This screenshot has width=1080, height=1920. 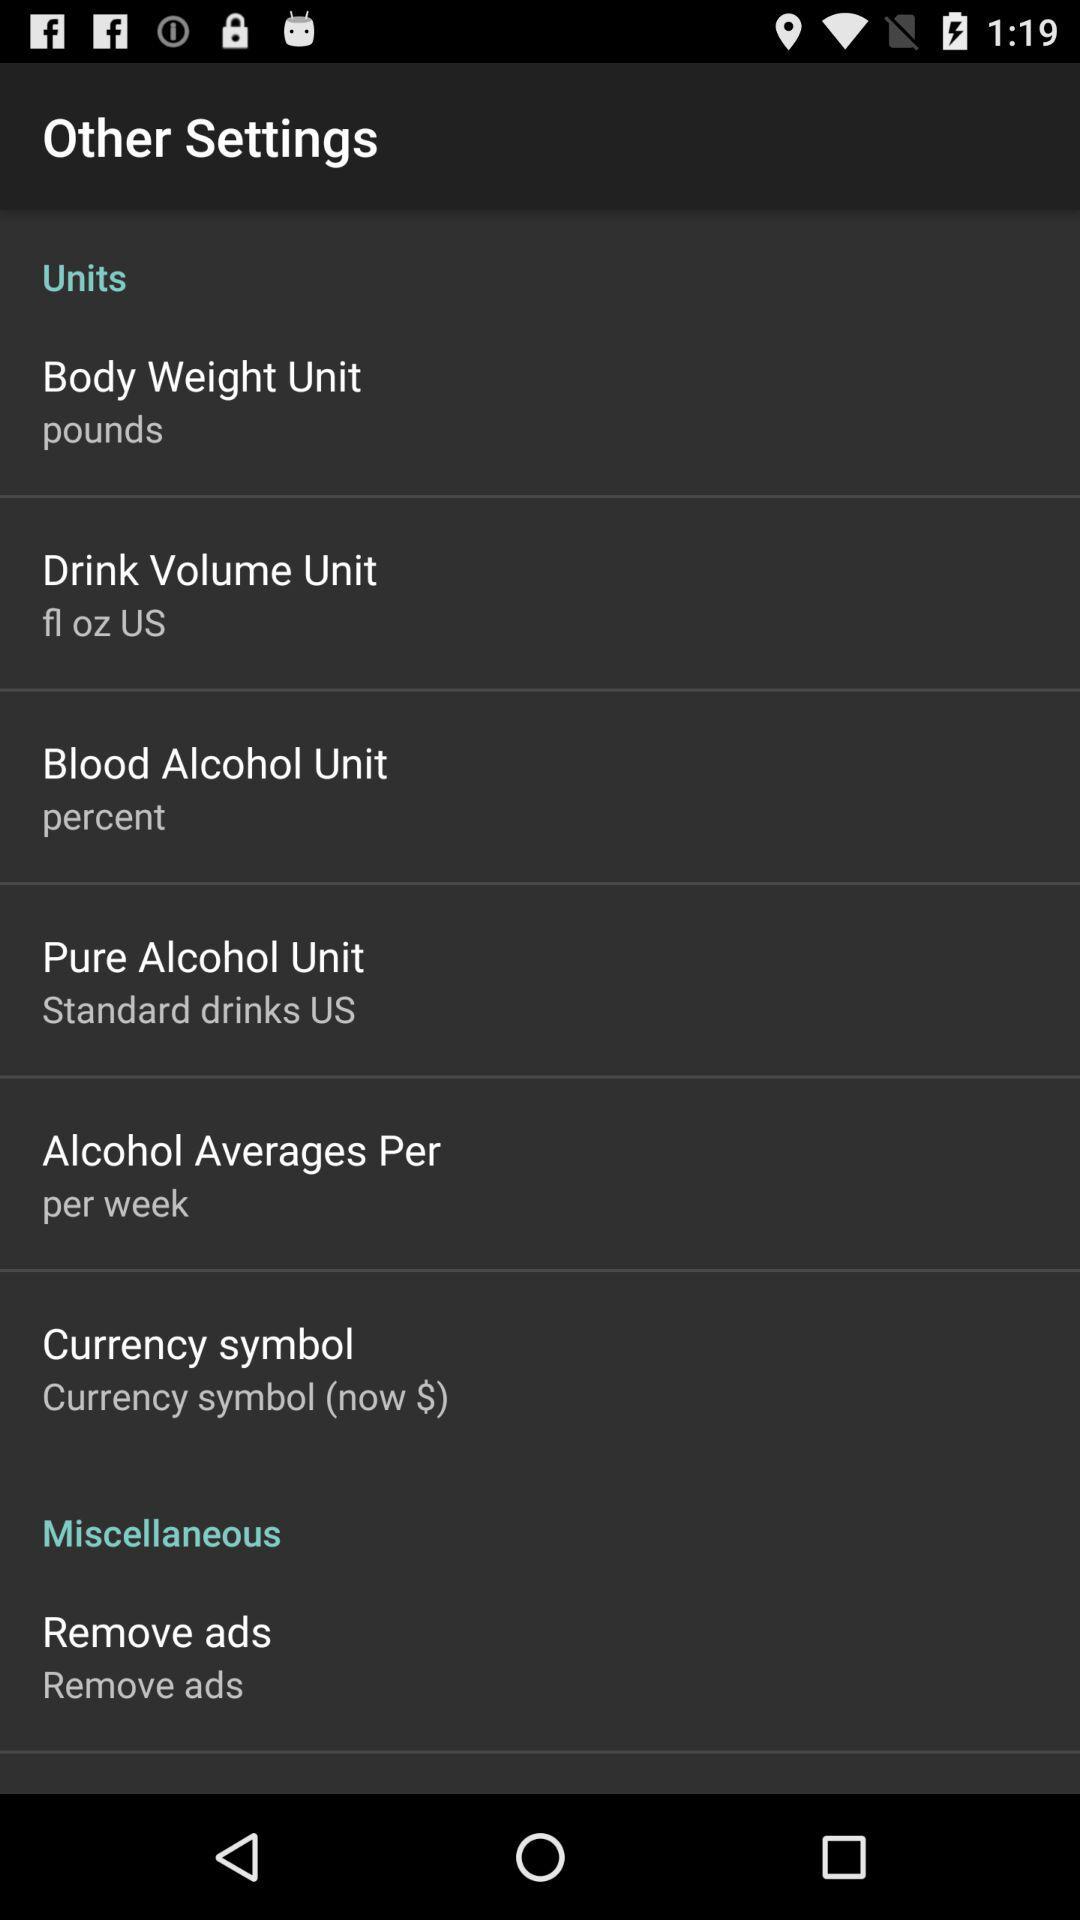 What do you see at coordinates (540, 254) in the screenshot?
I see `item below the other settings item` at bounding box center [540, 254].